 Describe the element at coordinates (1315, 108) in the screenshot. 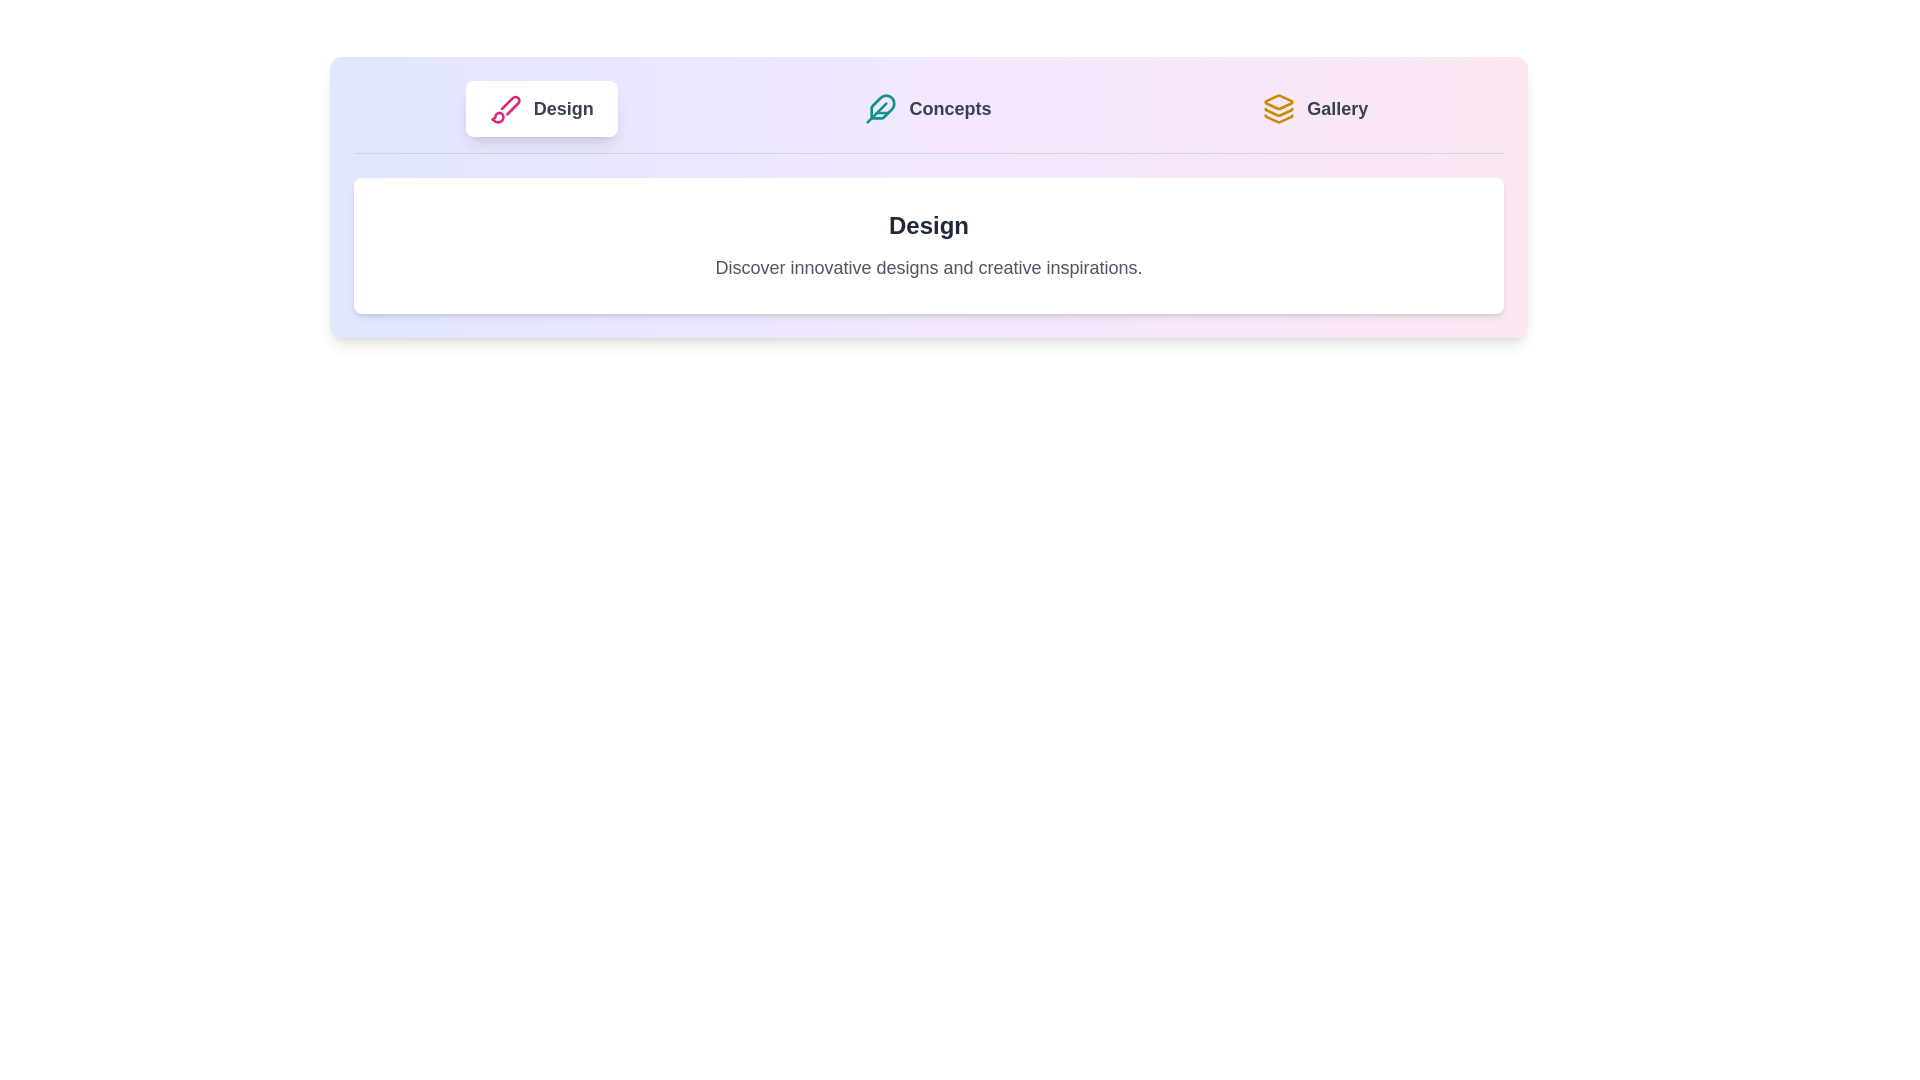

I see `the tab labeled Gallery to view its content` at that location.